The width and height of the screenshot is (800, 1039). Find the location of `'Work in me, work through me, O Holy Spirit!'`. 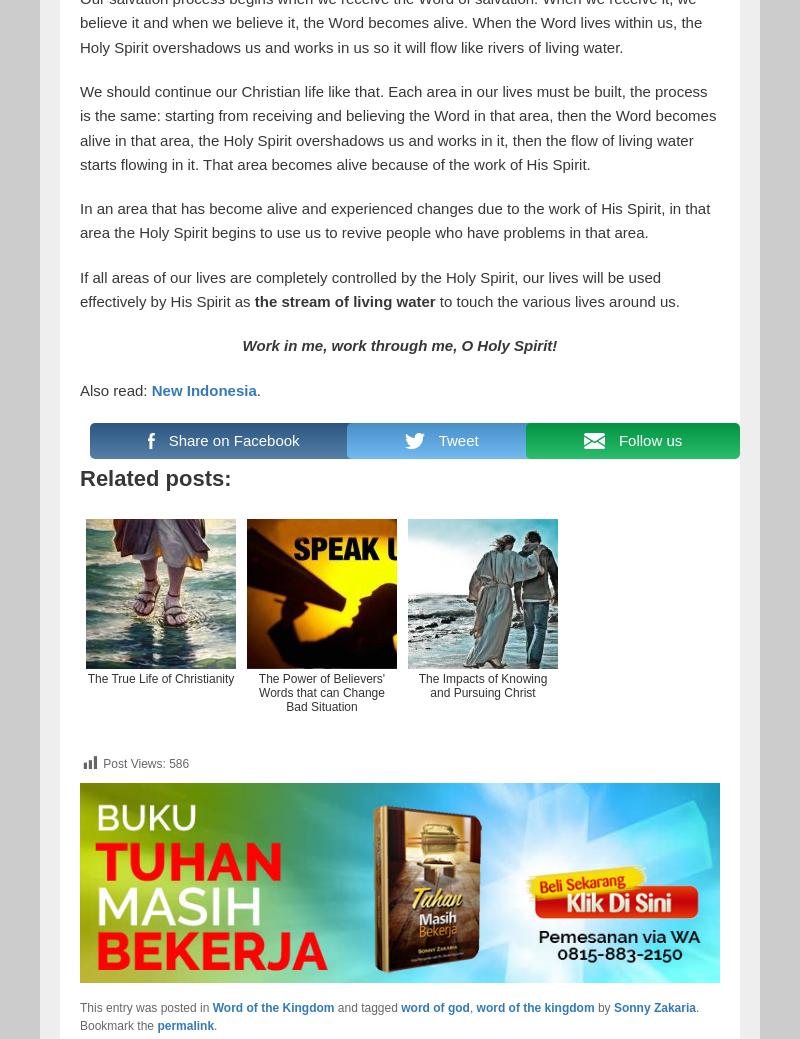

'Work in me, work through me, O Holy Spirit!' is located at coordinates (241, 345).